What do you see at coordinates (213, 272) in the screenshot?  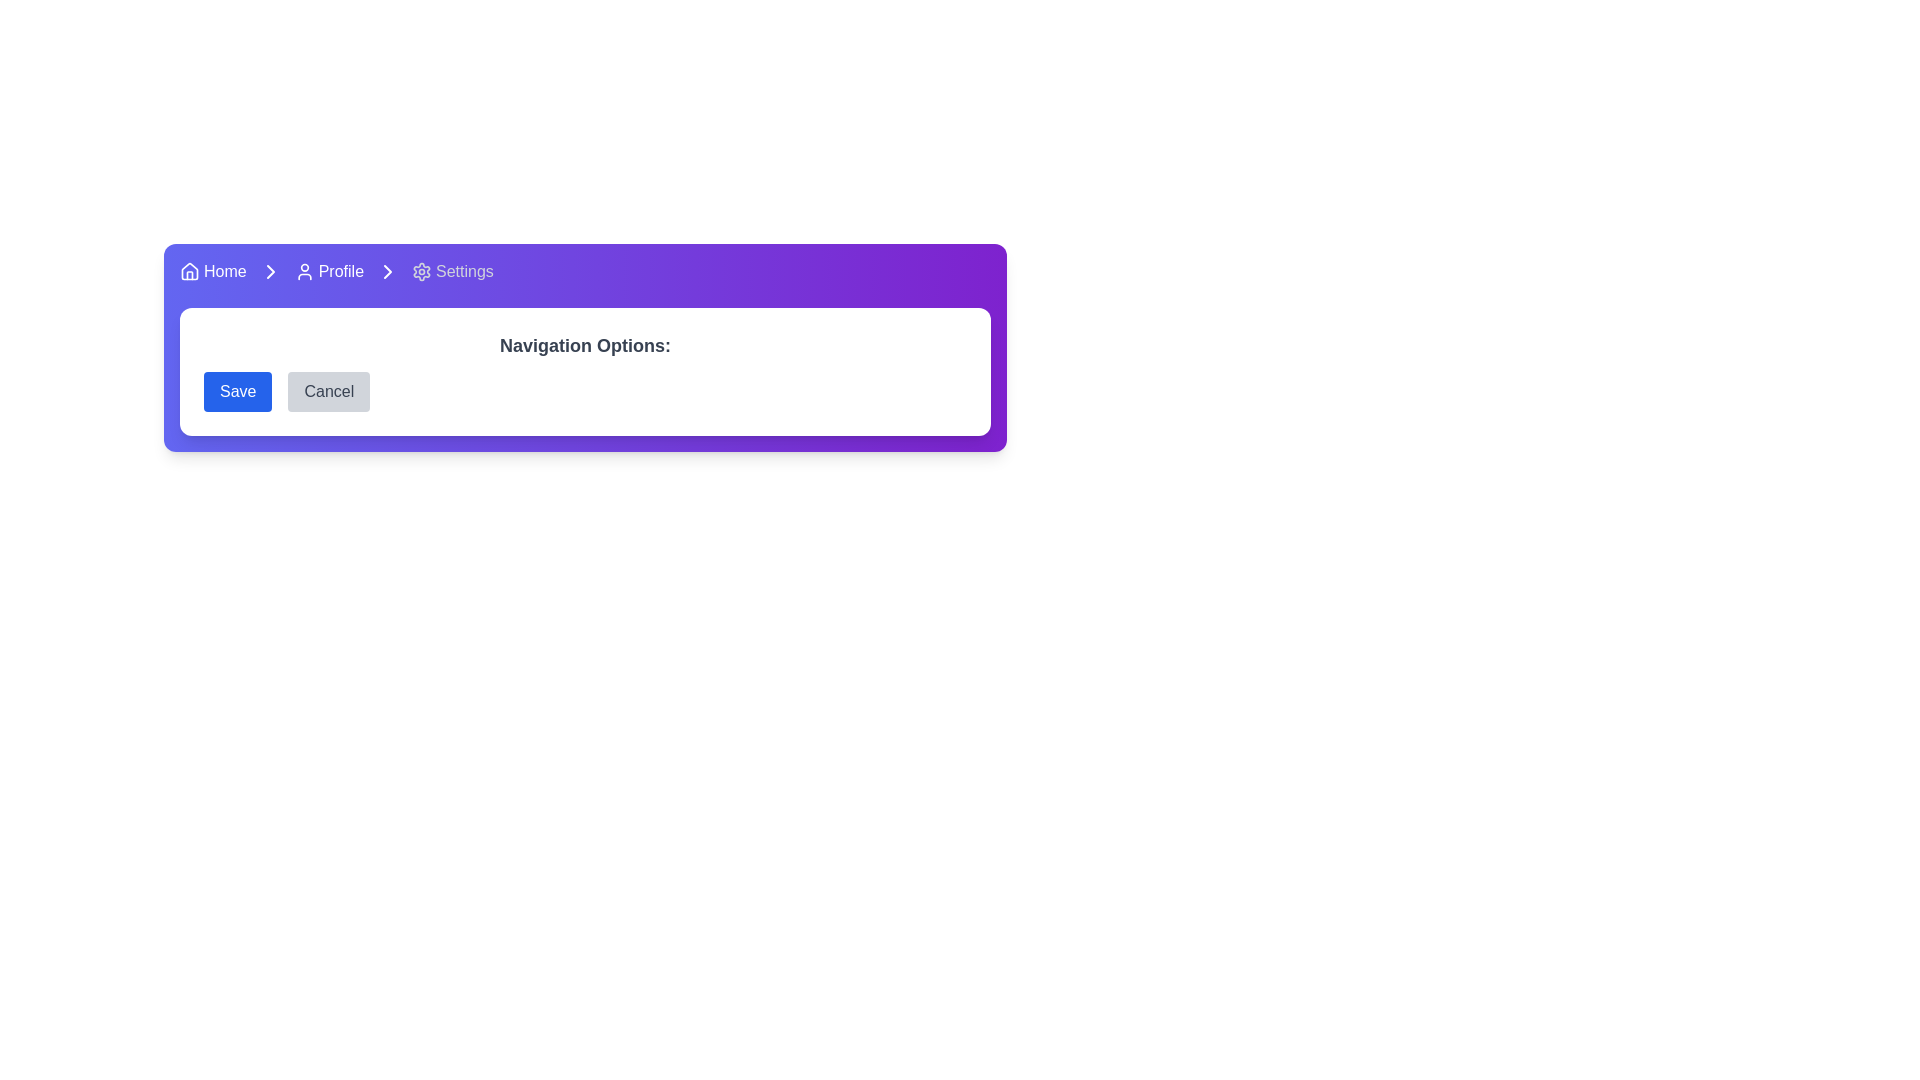 I see `the 'Home' interactive link, which is a text label displaying 'Home' next to a house icon, located in the top-left corner of the navigation bar` at bounding box center [213, 272].